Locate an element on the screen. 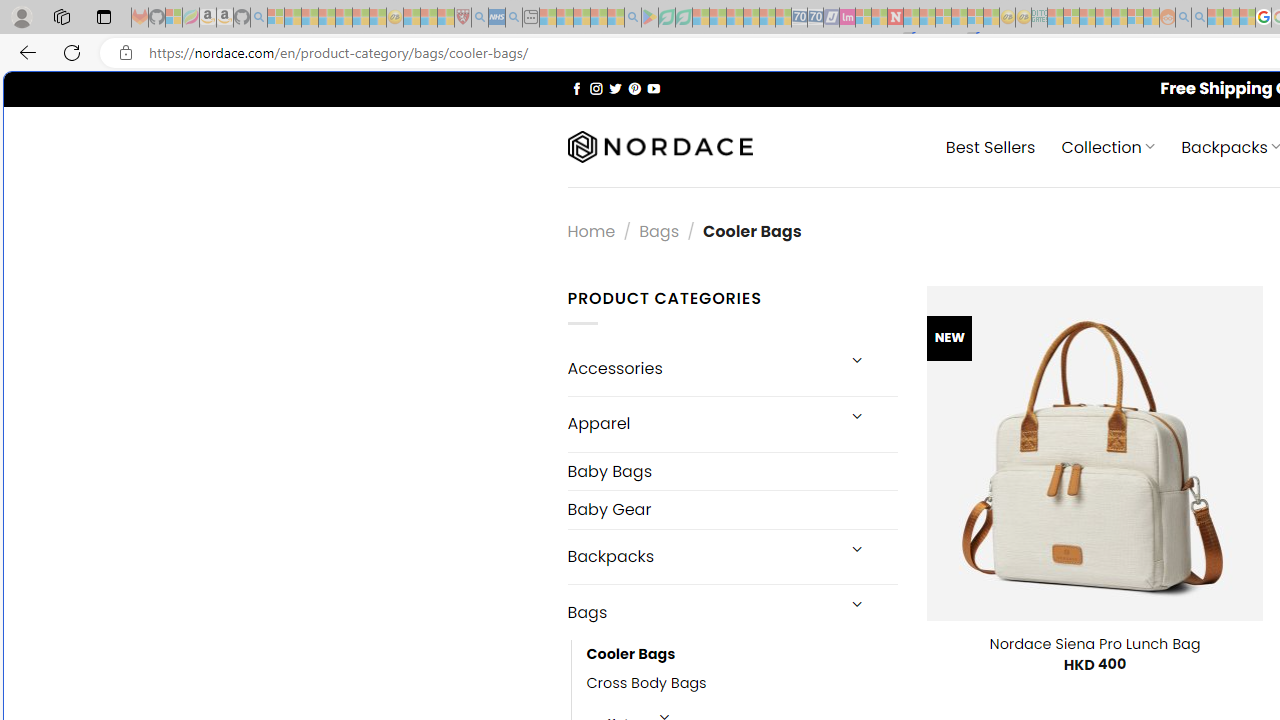 The width and height of the screenshot is (1280, 720). 'Follow on Twitter' is located at coordinates (614, 87).